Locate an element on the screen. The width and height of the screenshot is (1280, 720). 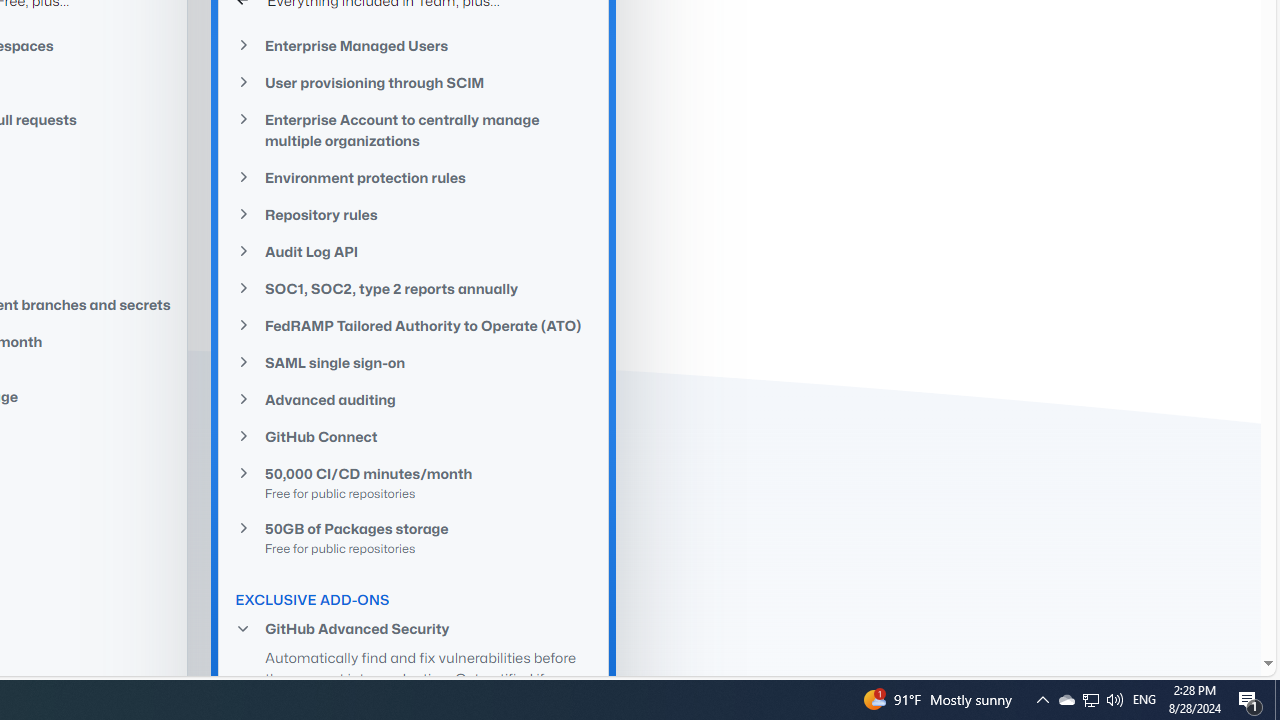
'SOC1, SOC2, type 2 reports annually' is located at coordinates (413, 289).